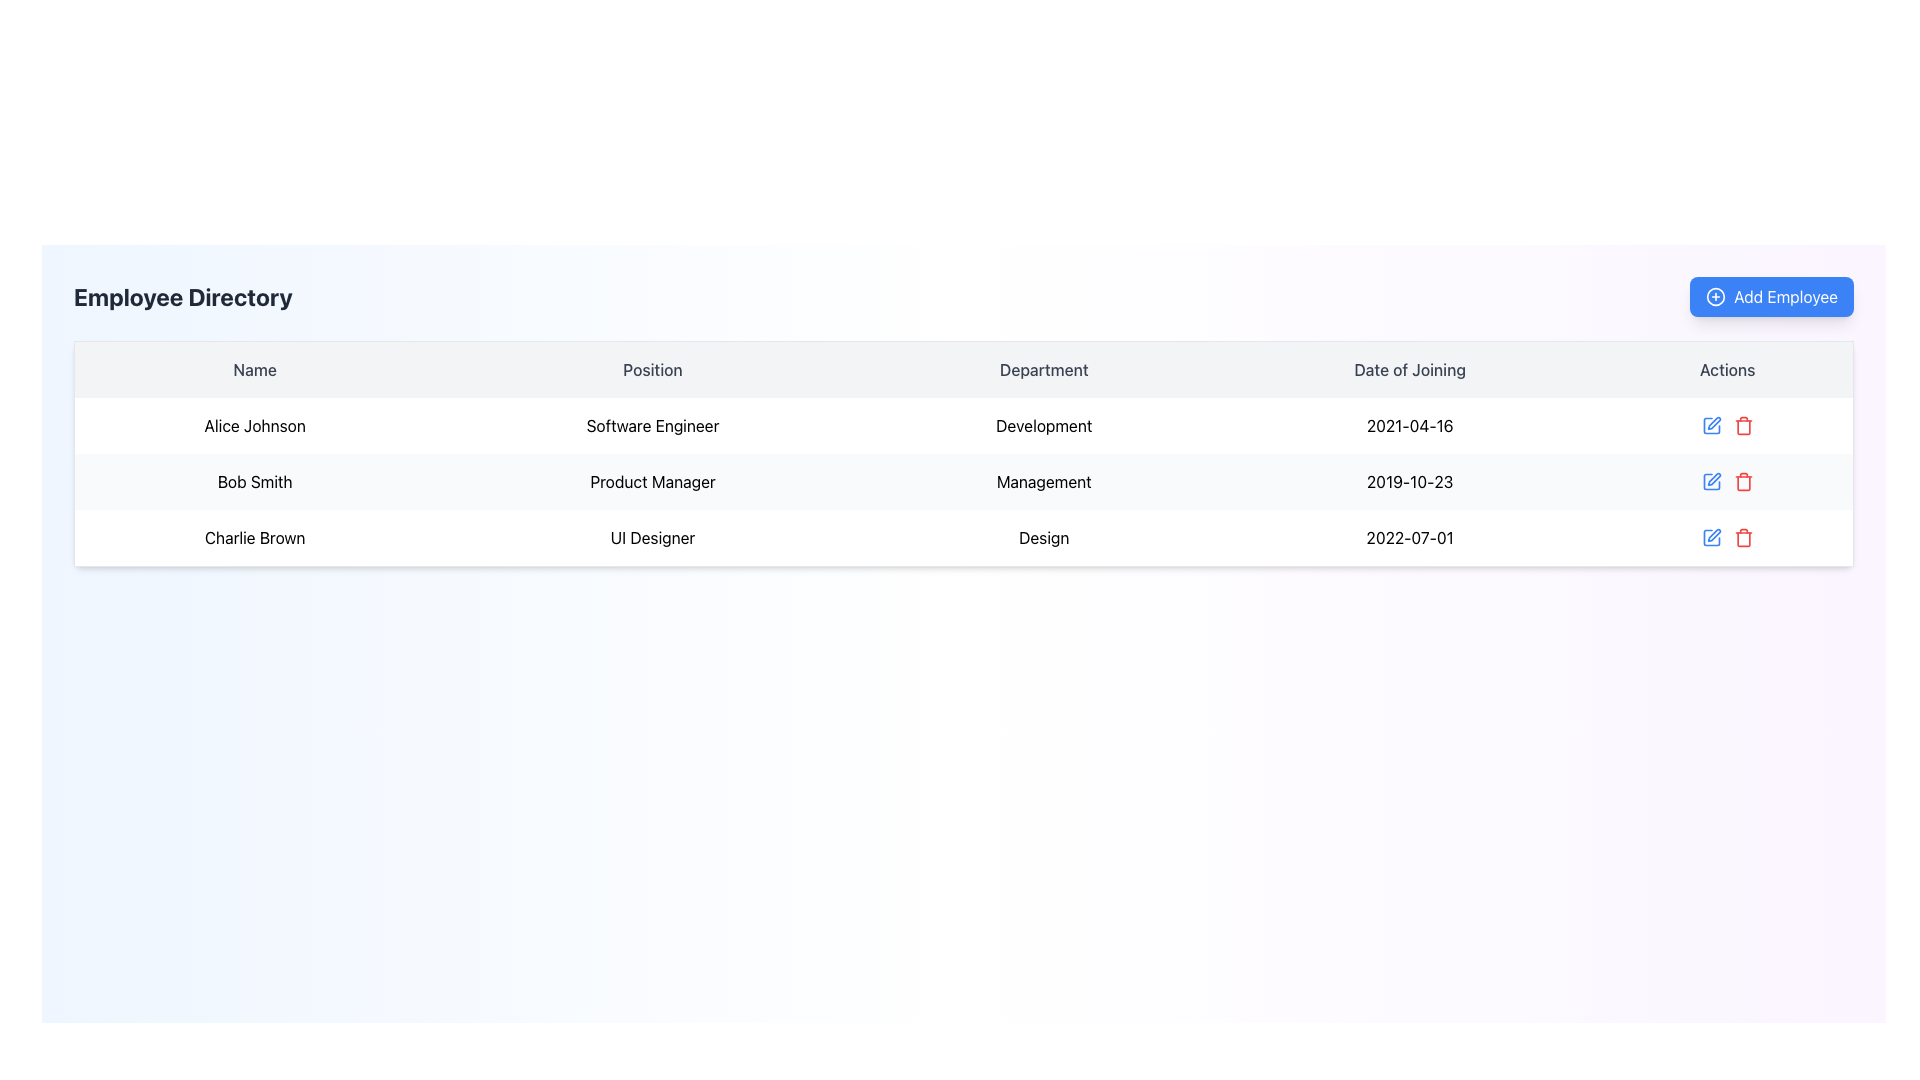  I want to click on the text label element displaying 'Development' in the third column of the table row for 'Alice Johnson', so click(1043, 424).